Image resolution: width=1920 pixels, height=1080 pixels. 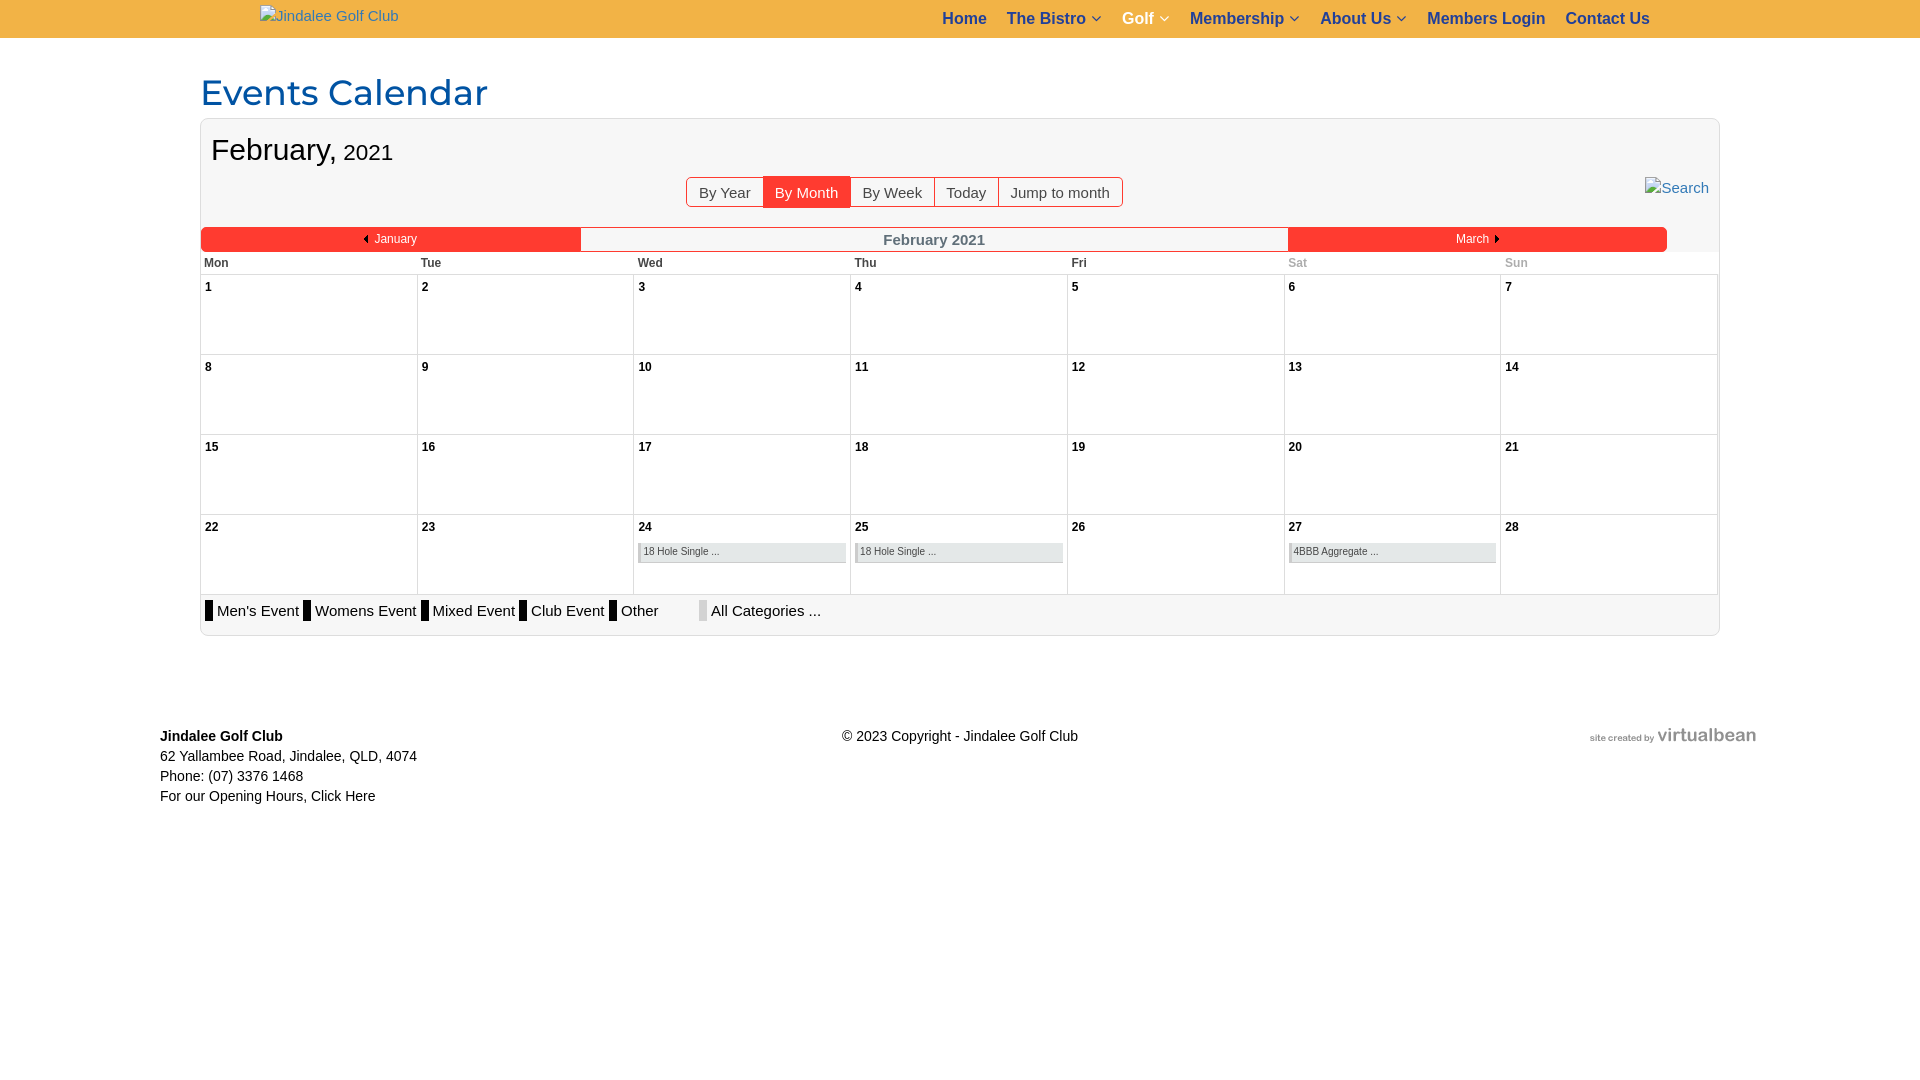 I want to click on '1', so click(x=205, y=286).